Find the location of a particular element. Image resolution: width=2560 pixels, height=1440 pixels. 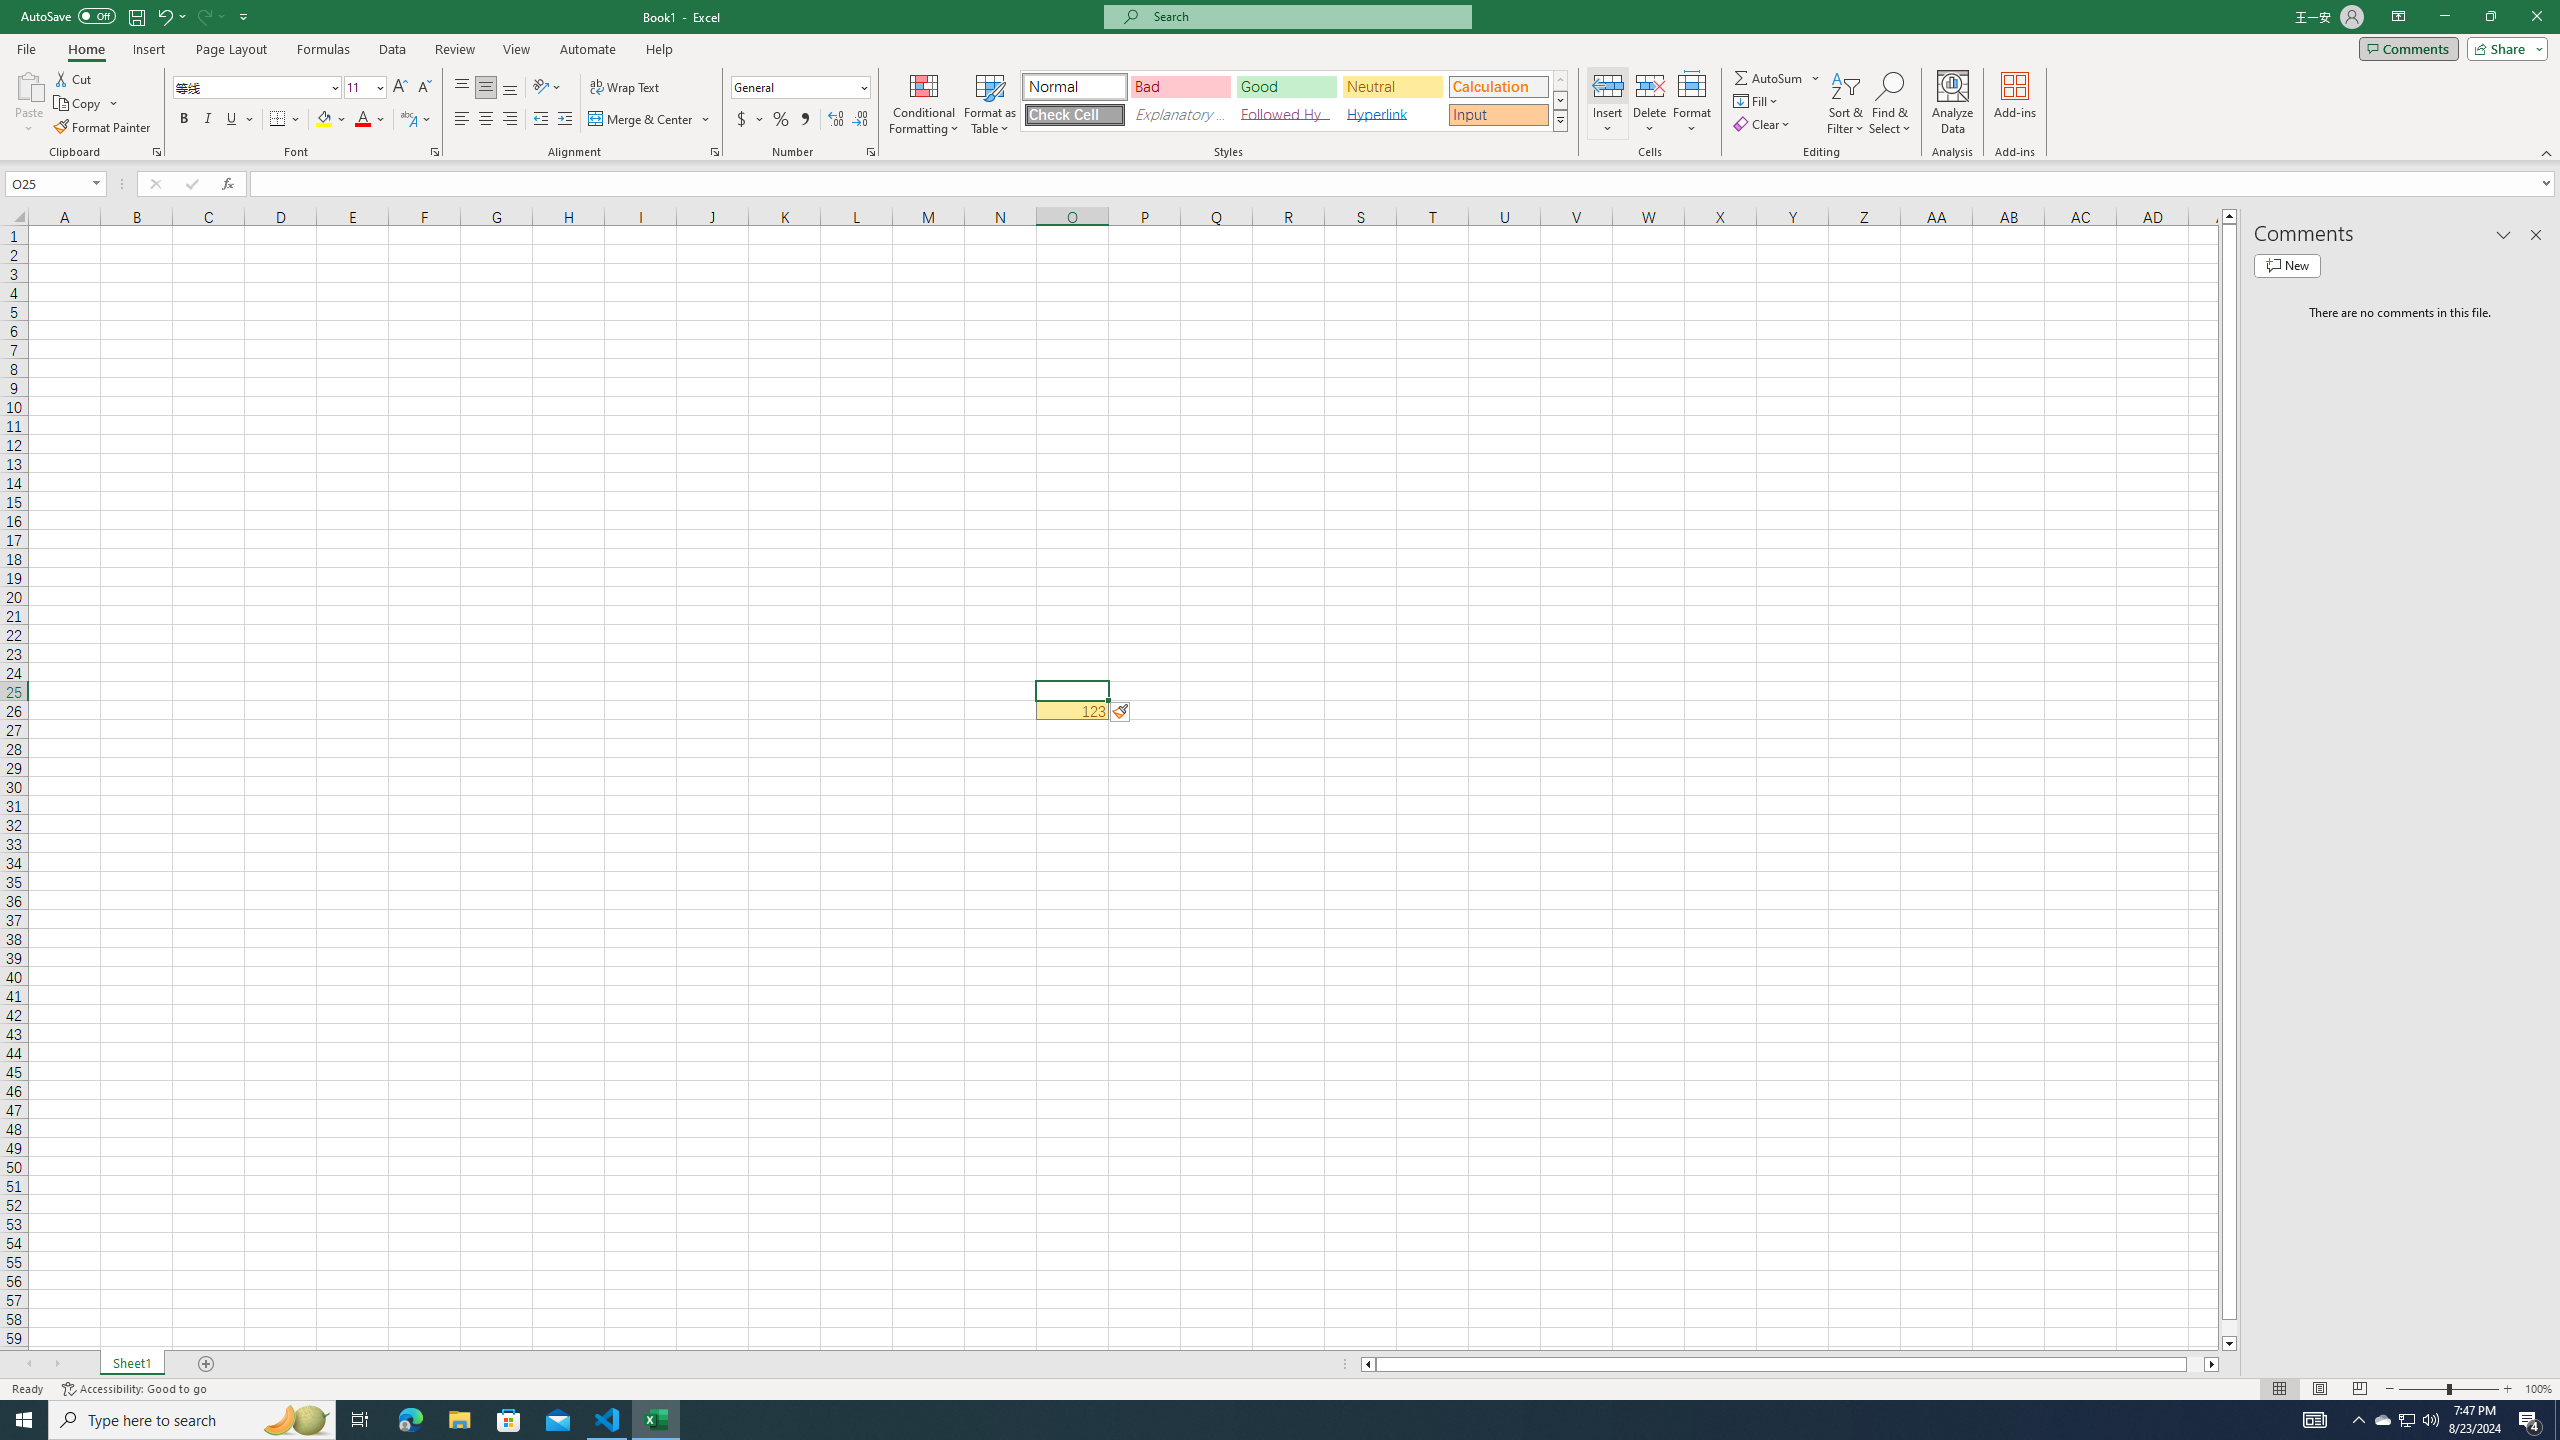

'Hyperlink' is located at coordinates (1391, 114).